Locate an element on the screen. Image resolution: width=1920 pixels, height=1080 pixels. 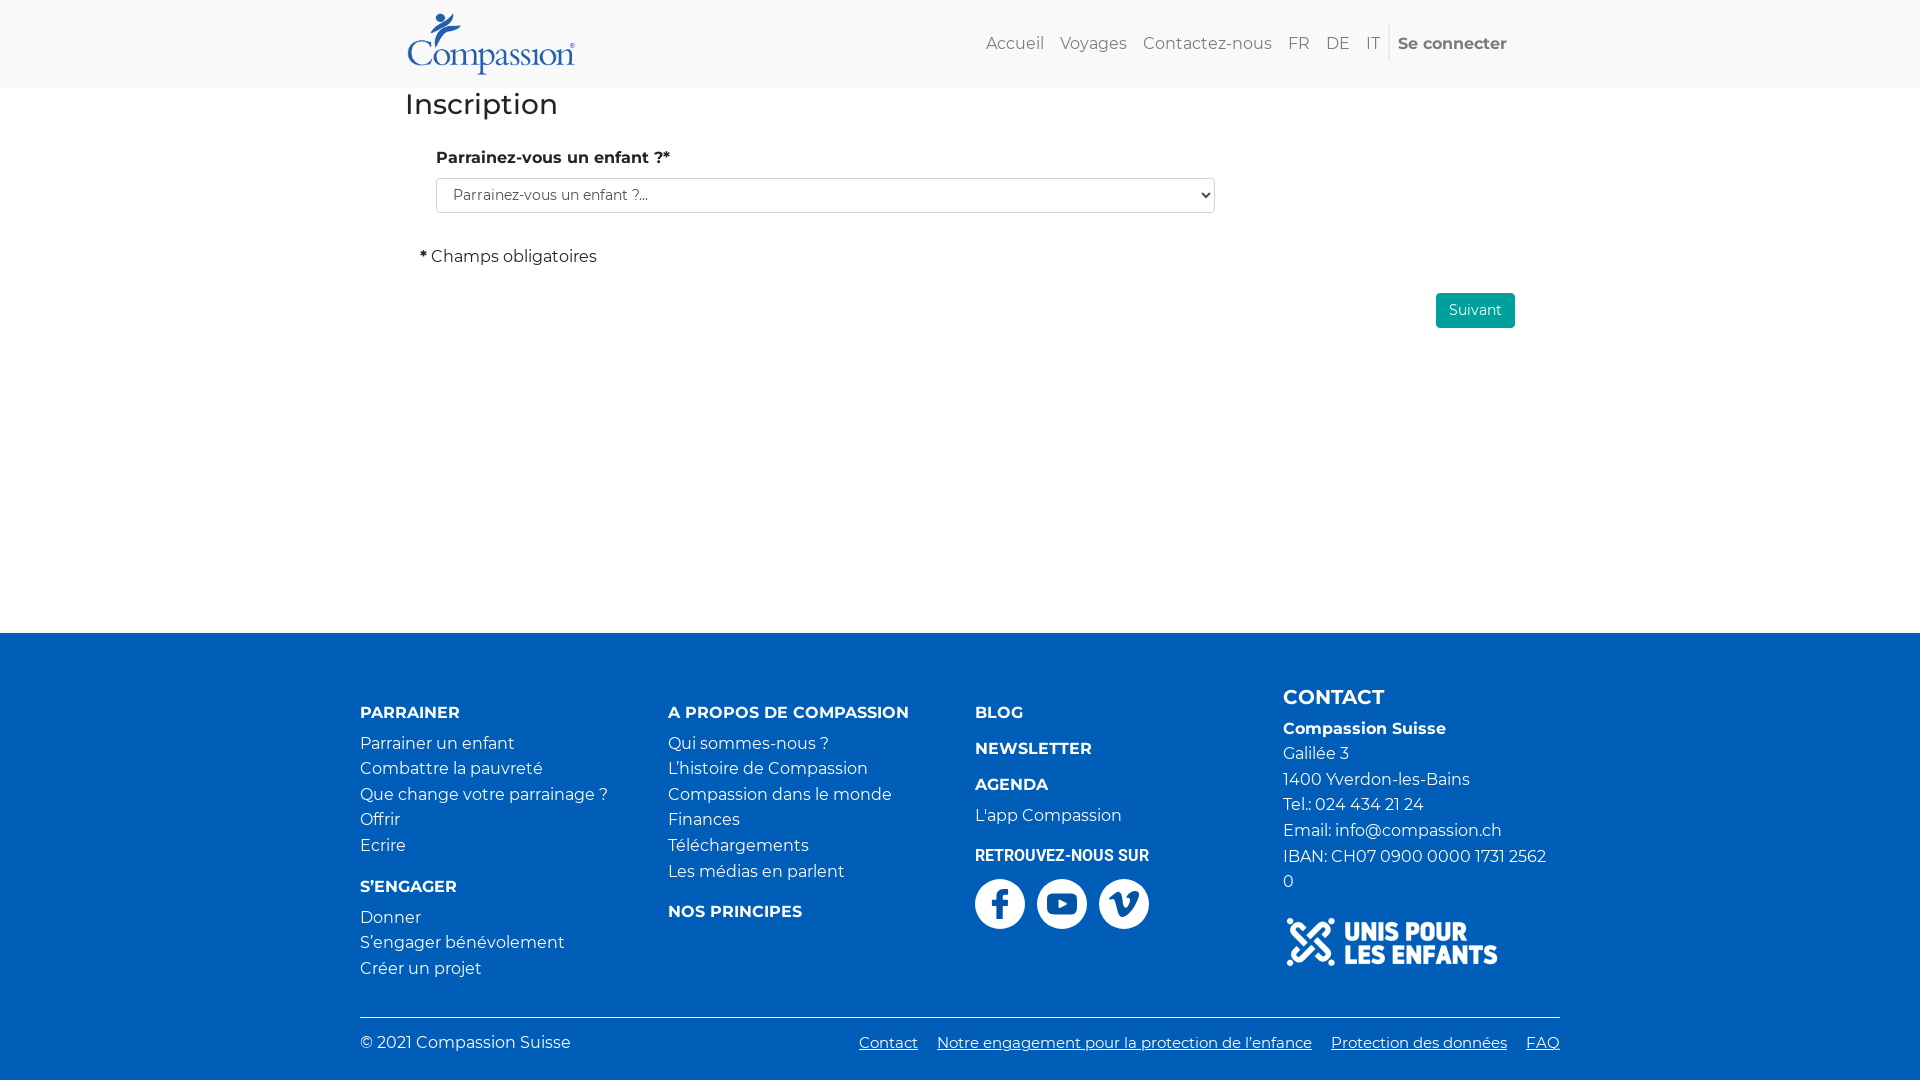
'Finances' is located at coordinates (667, 819).